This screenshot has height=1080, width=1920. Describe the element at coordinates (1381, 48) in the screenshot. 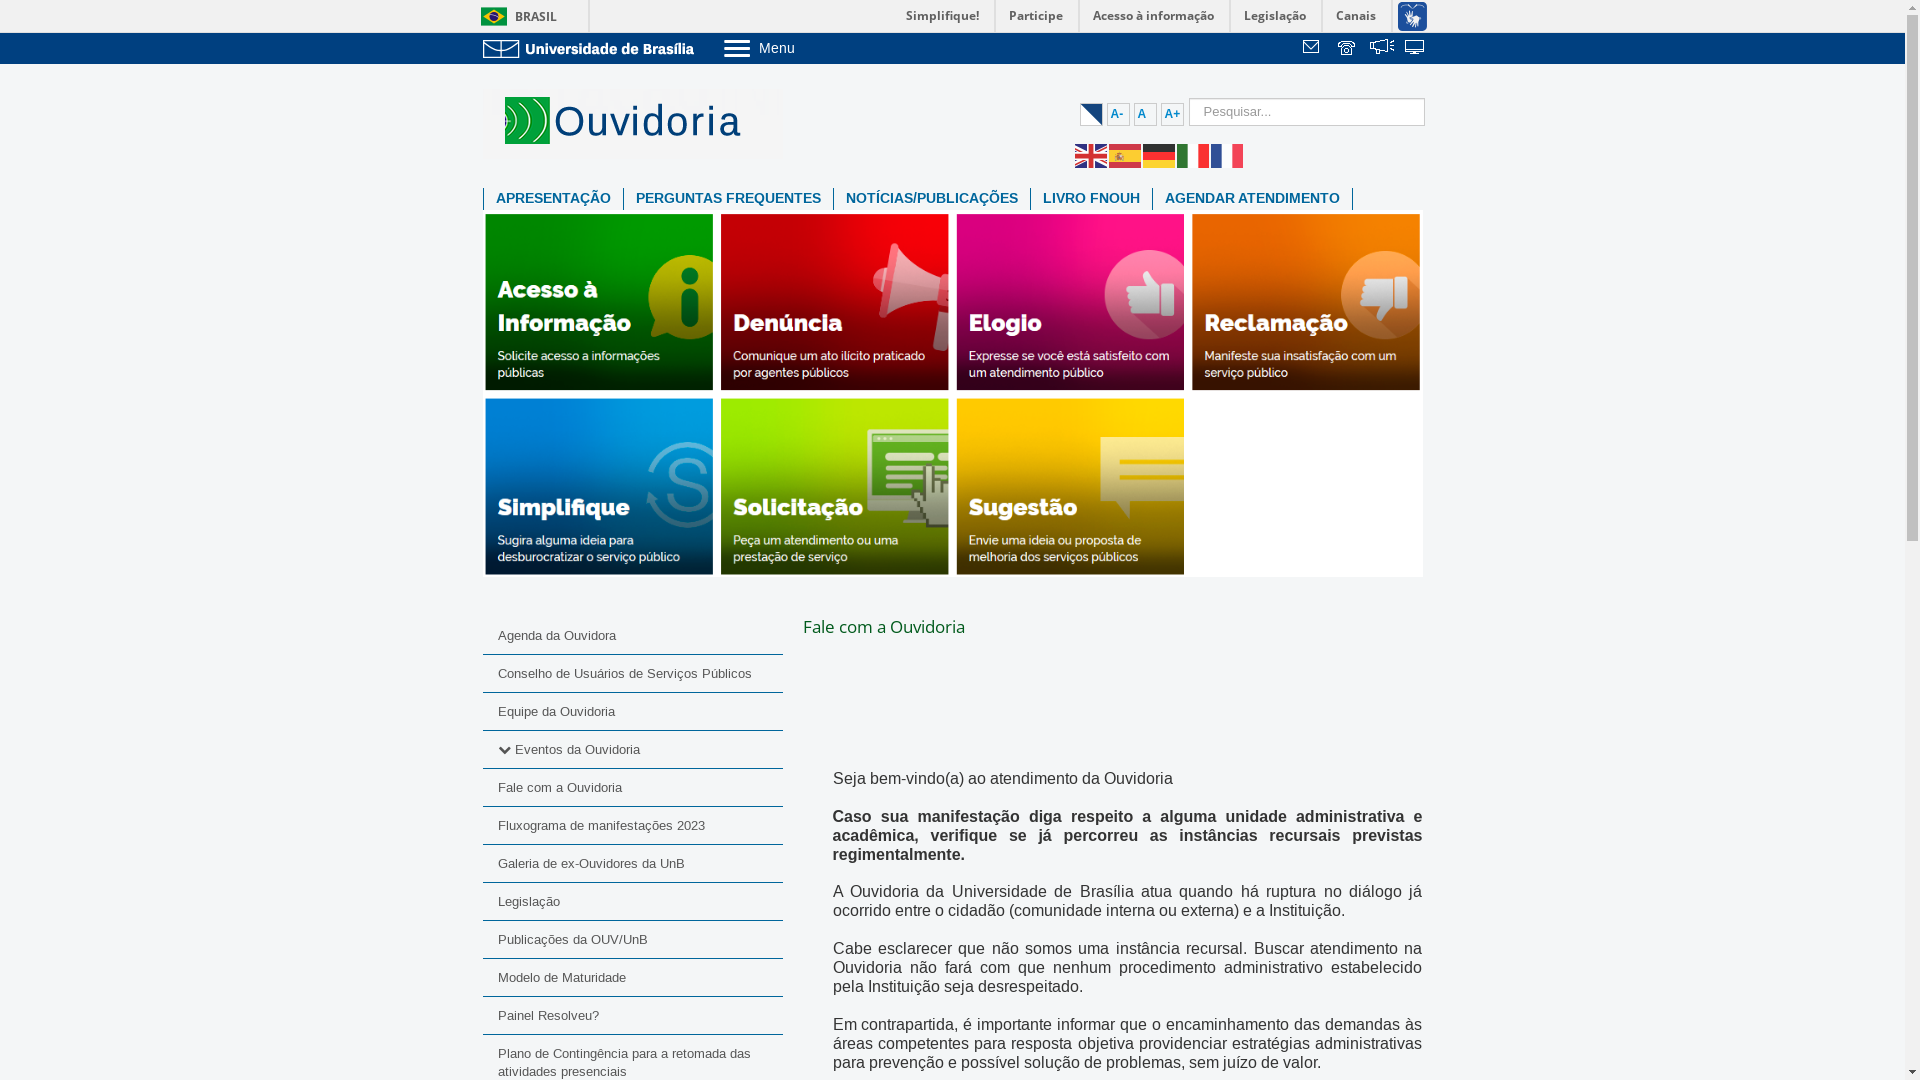

I see `' '` at that location.